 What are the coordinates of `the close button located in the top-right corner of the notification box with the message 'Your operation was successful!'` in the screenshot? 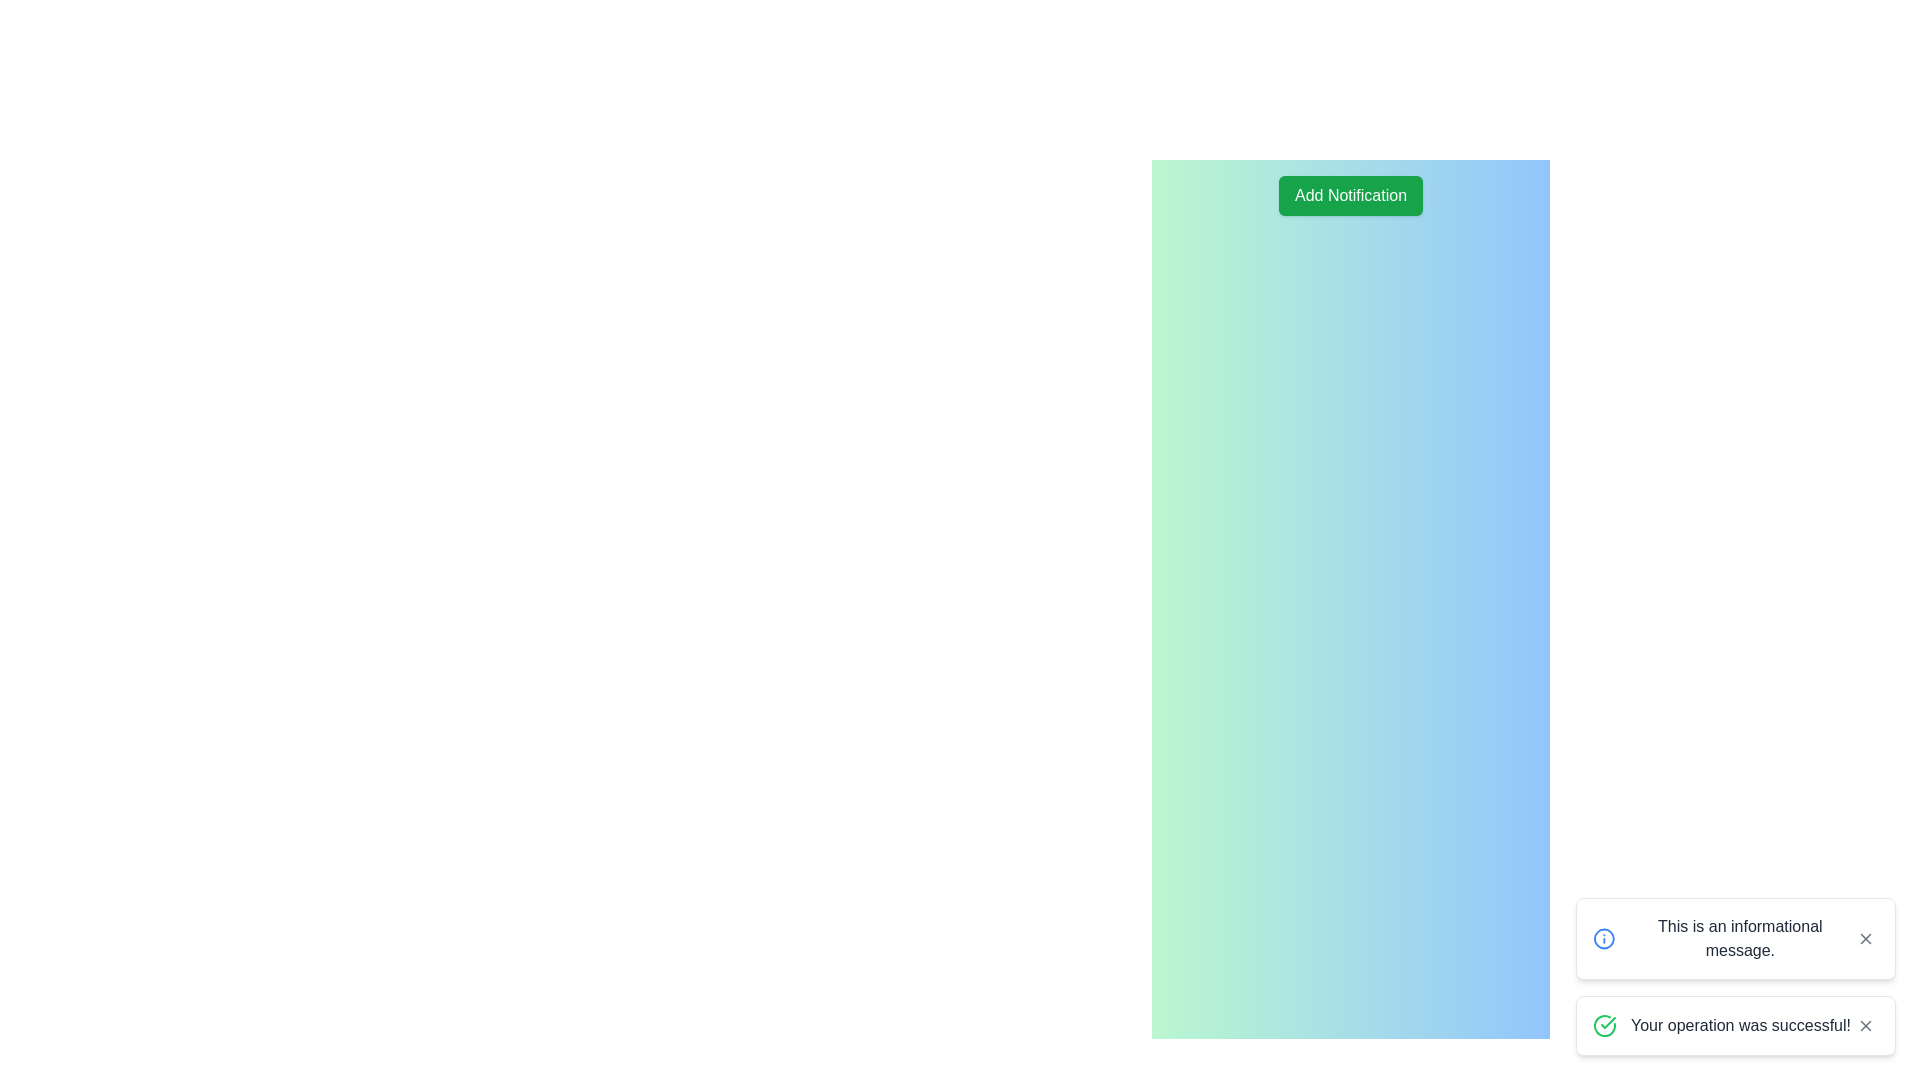 It's located at (1865, 1026).